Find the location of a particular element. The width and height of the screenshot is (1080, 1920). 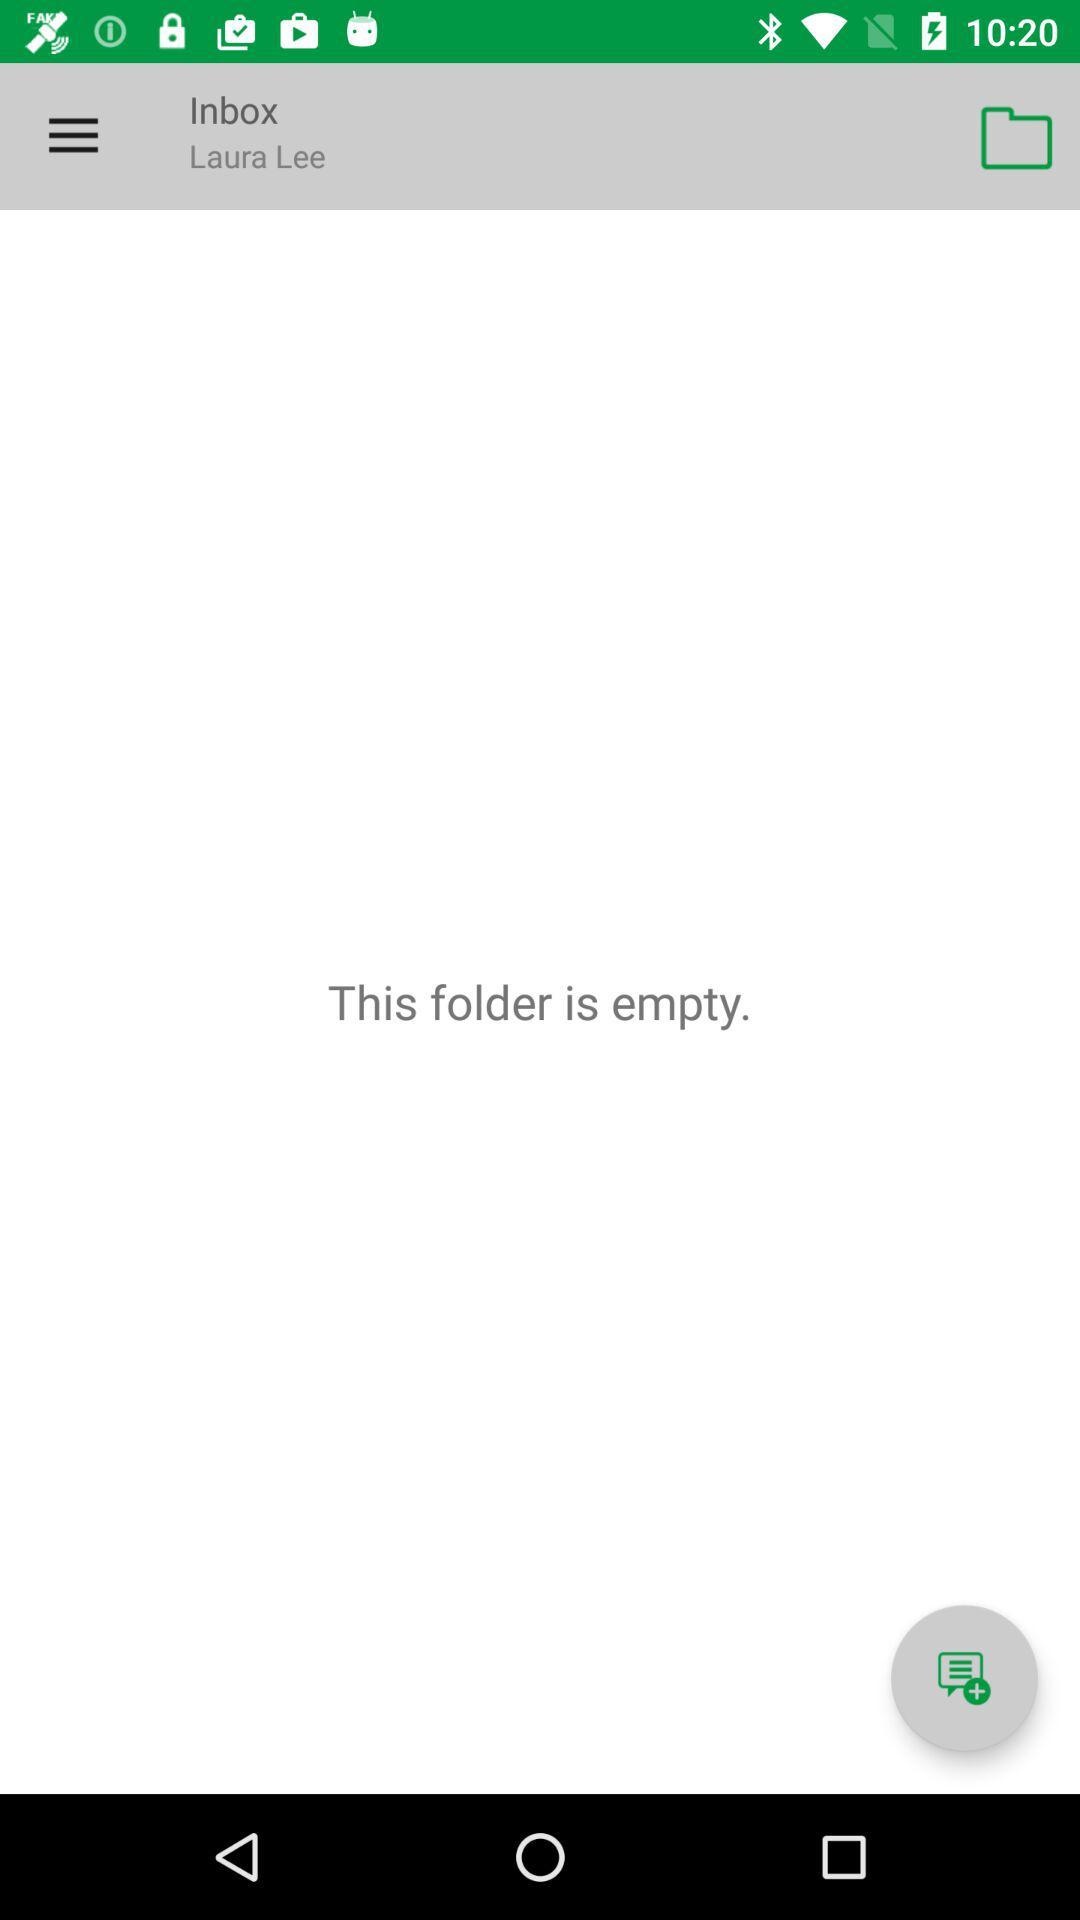

live chat is located at coordinates (963, 1678).